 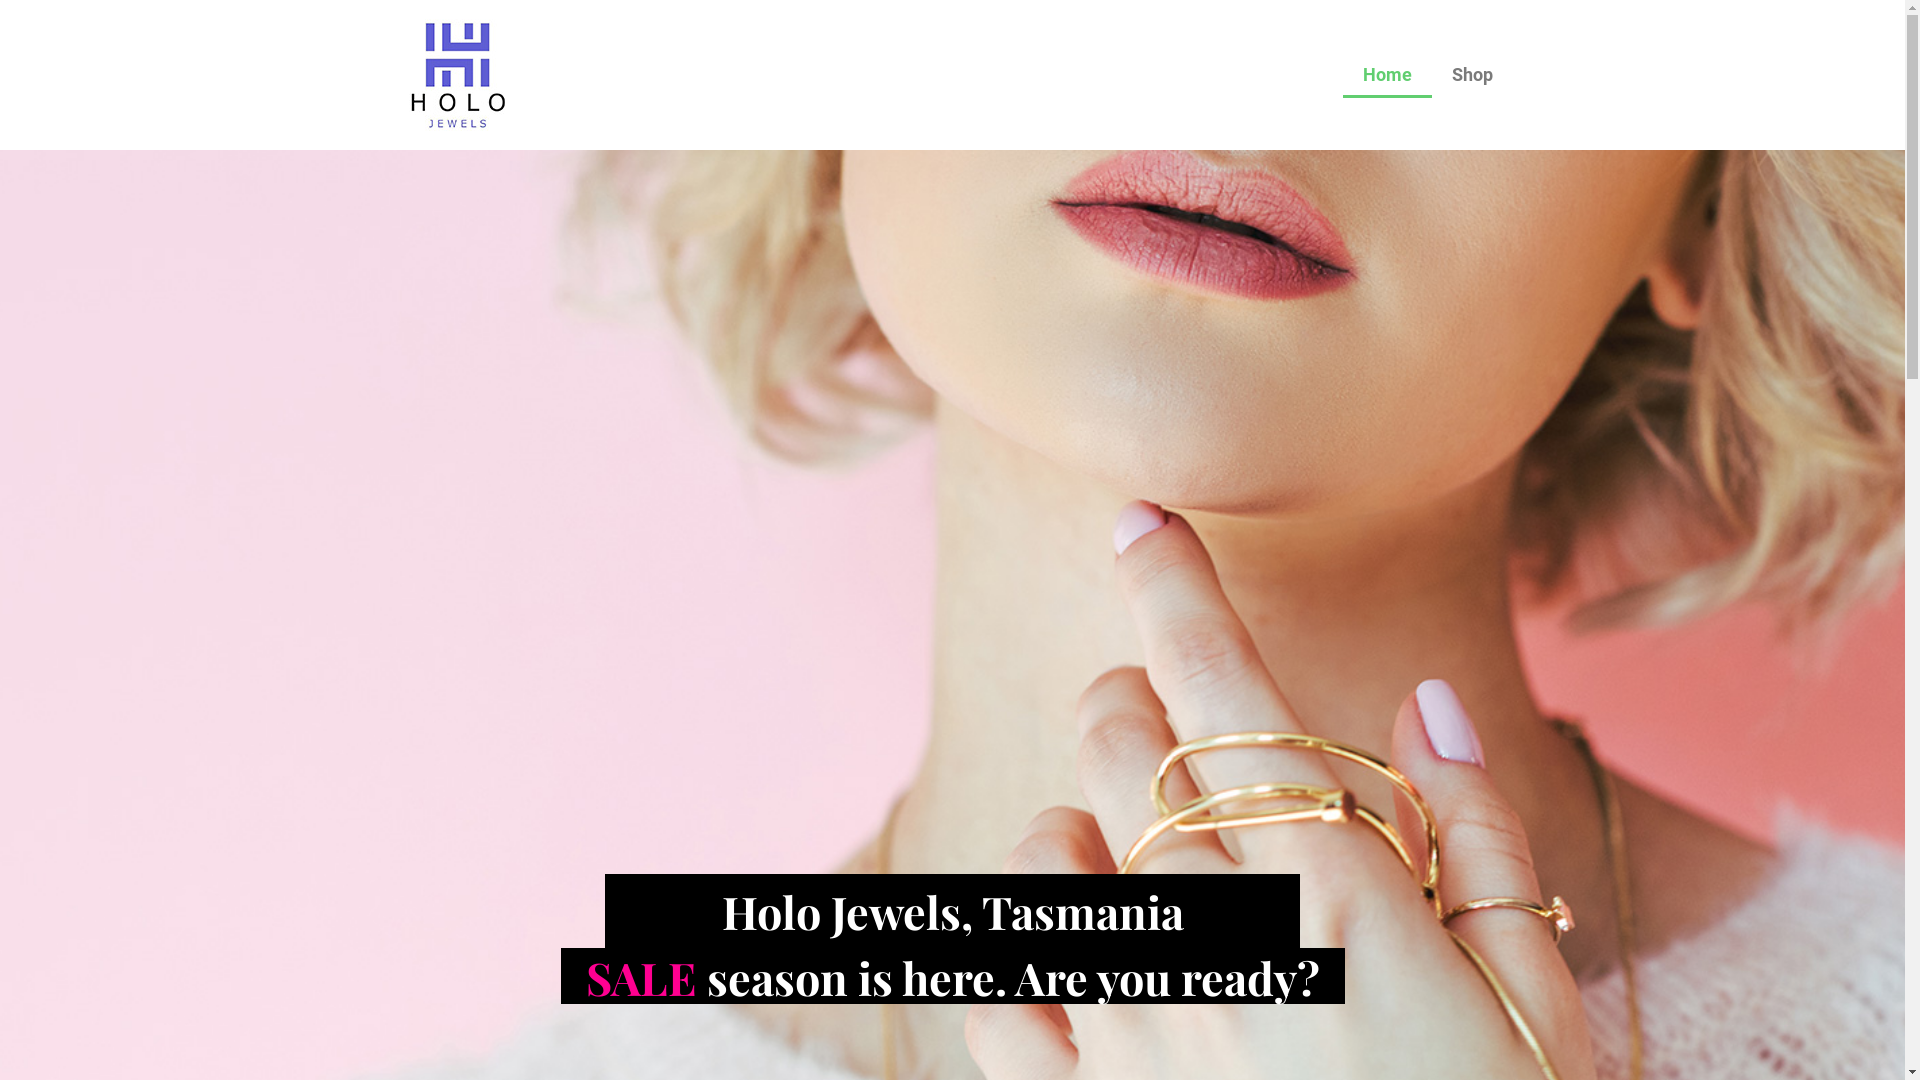 What do you see at coordinates (1472, 73) in the screenshot?
I see `'Shop'` at bounding box center [1472, 73].